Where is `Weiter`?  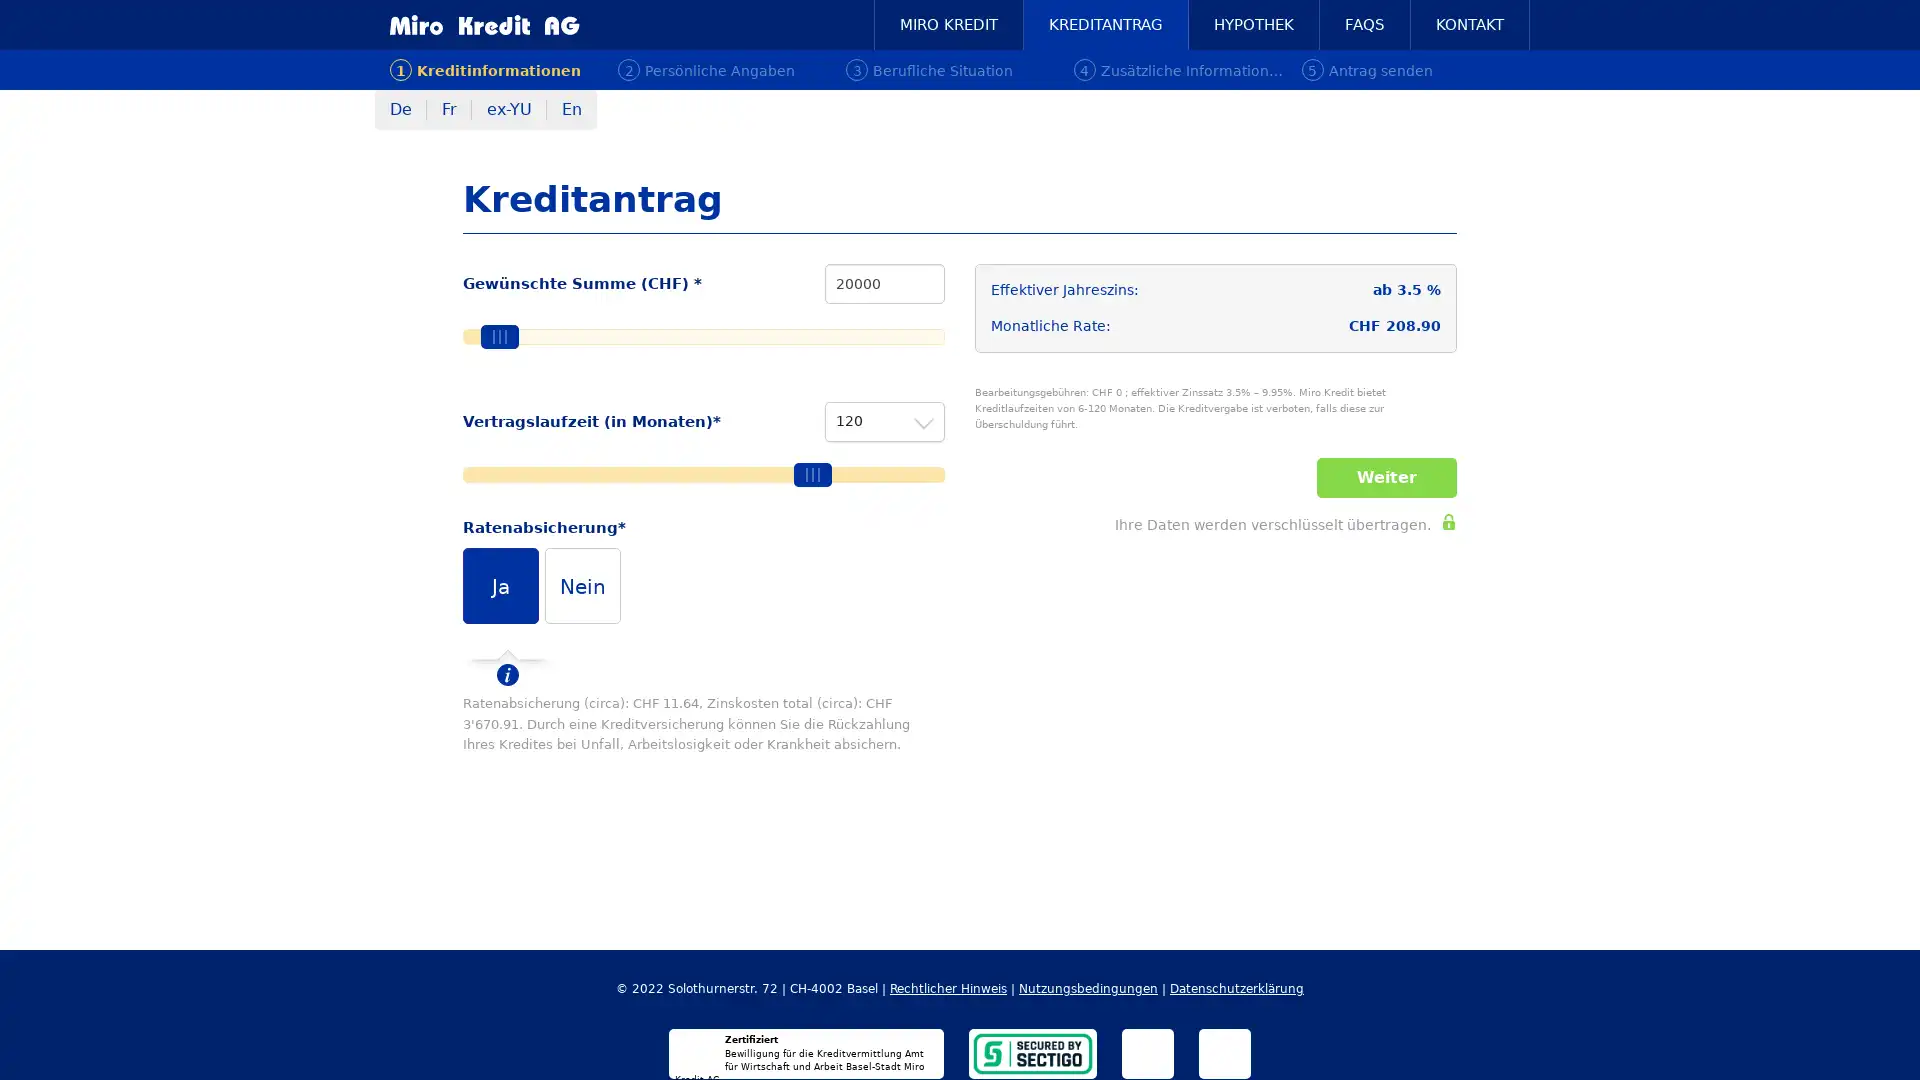 Weiter is located at coordinates (1386, 478).